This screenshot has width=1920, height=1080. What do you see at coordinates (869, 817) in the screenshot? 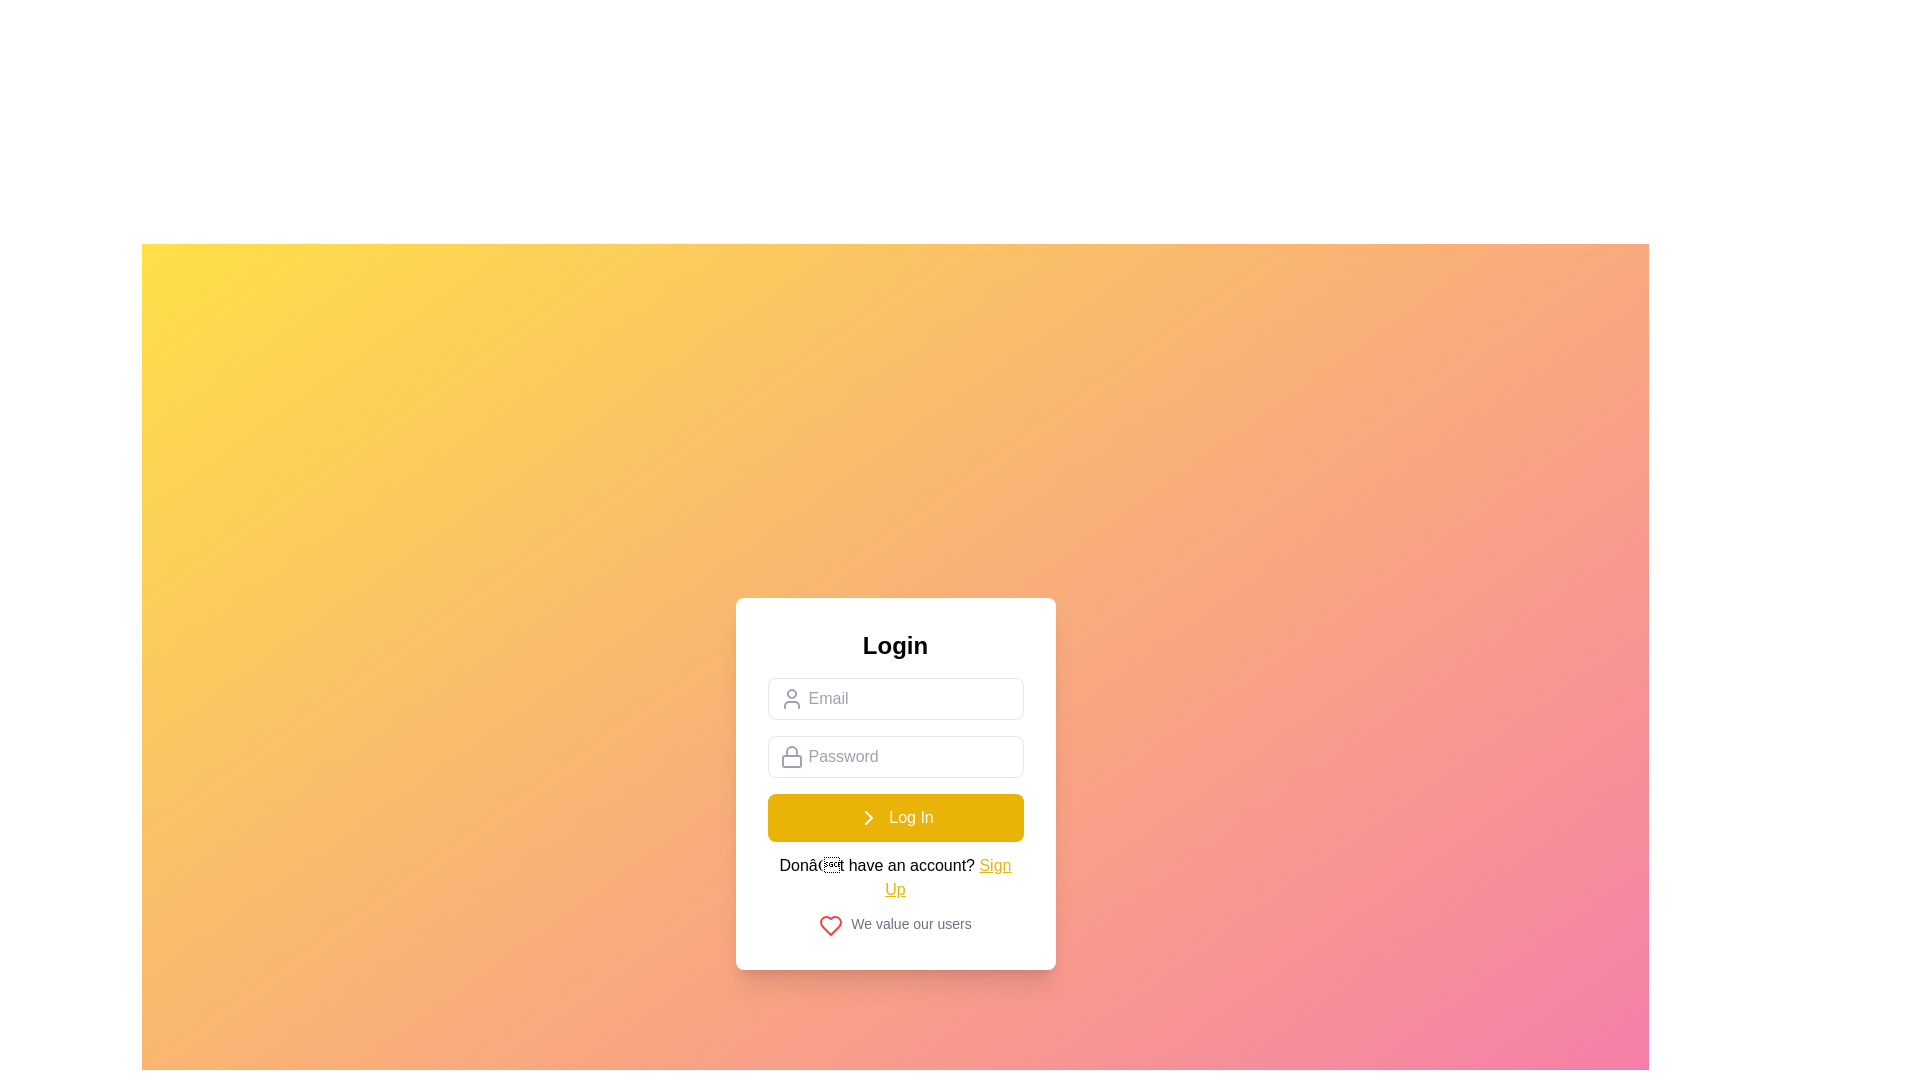
I see `the chevron icon located in the central login form, which serves as a navigational indicator below the email and password fields` at bounding box center [869, 817].